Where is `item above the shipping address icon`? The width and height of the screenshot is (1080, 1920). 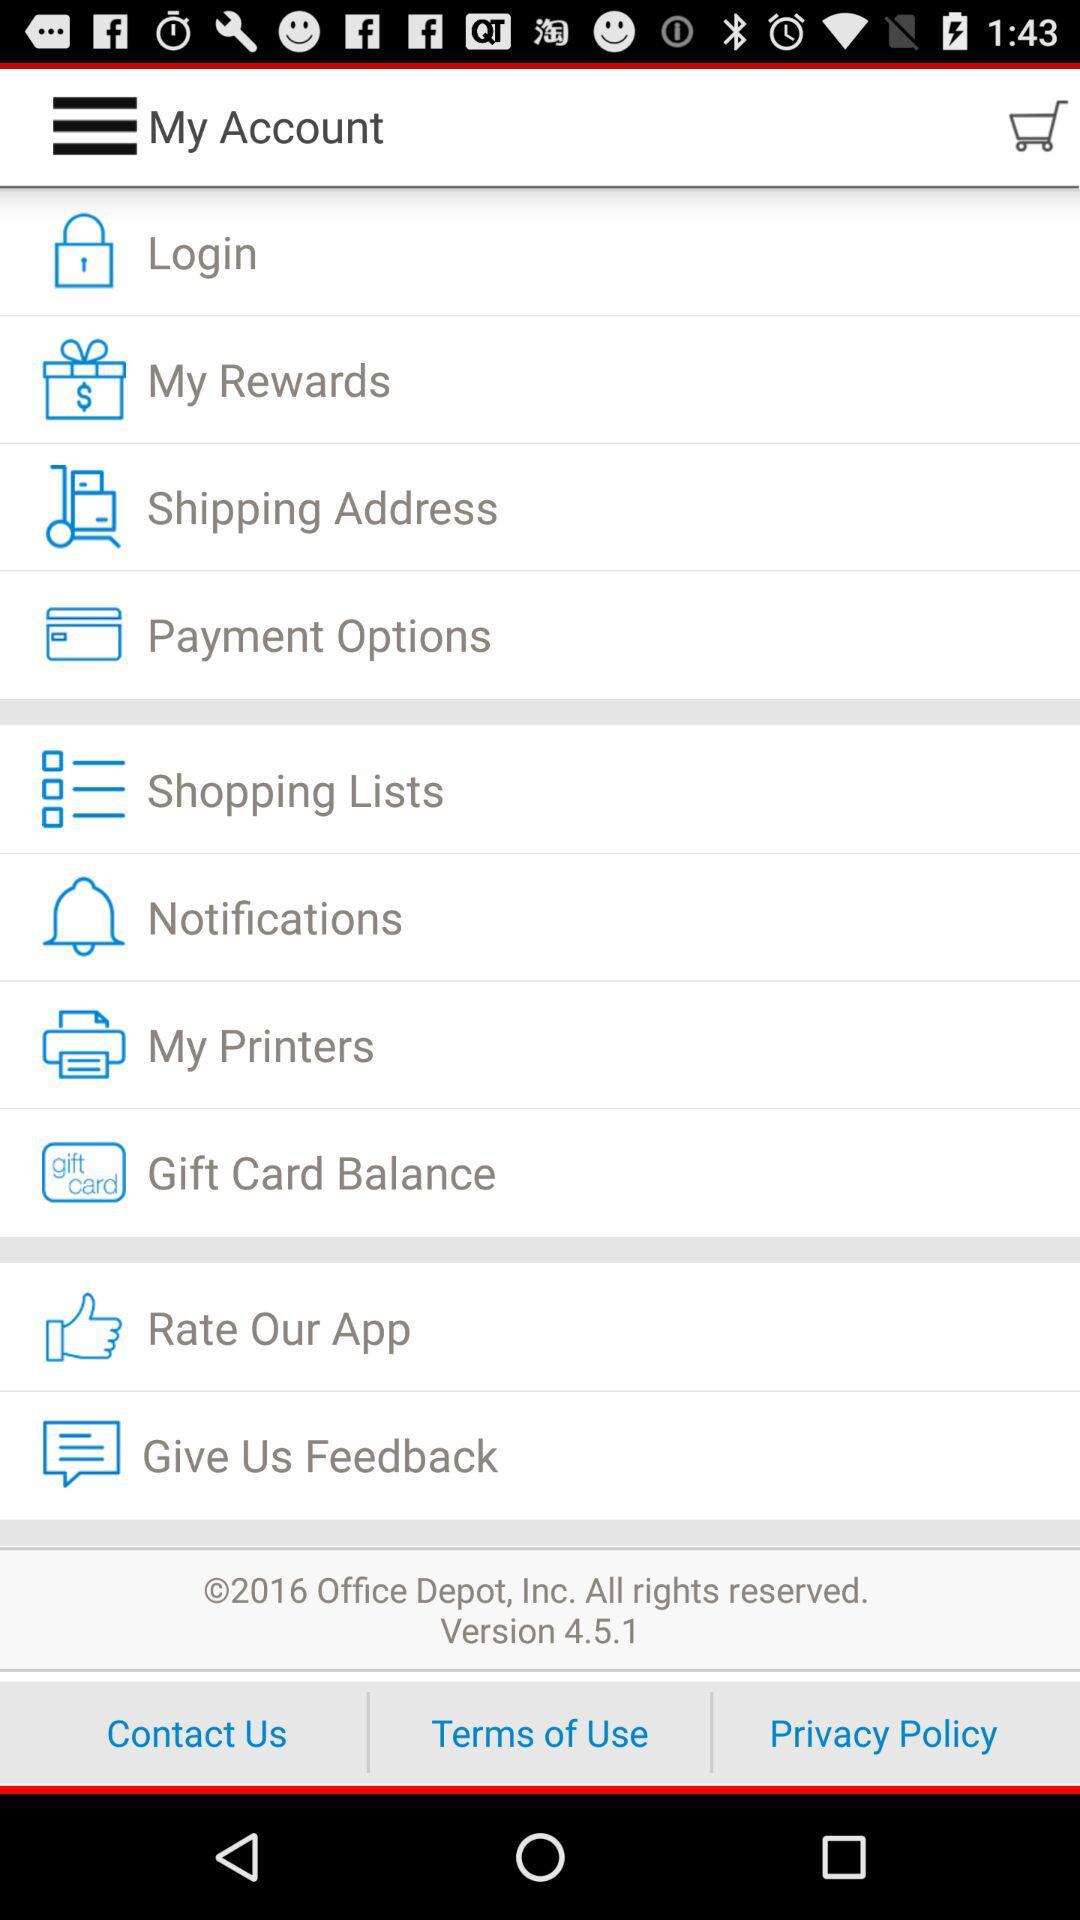
item above the shipping address icon is located at coordinates (540, 379).